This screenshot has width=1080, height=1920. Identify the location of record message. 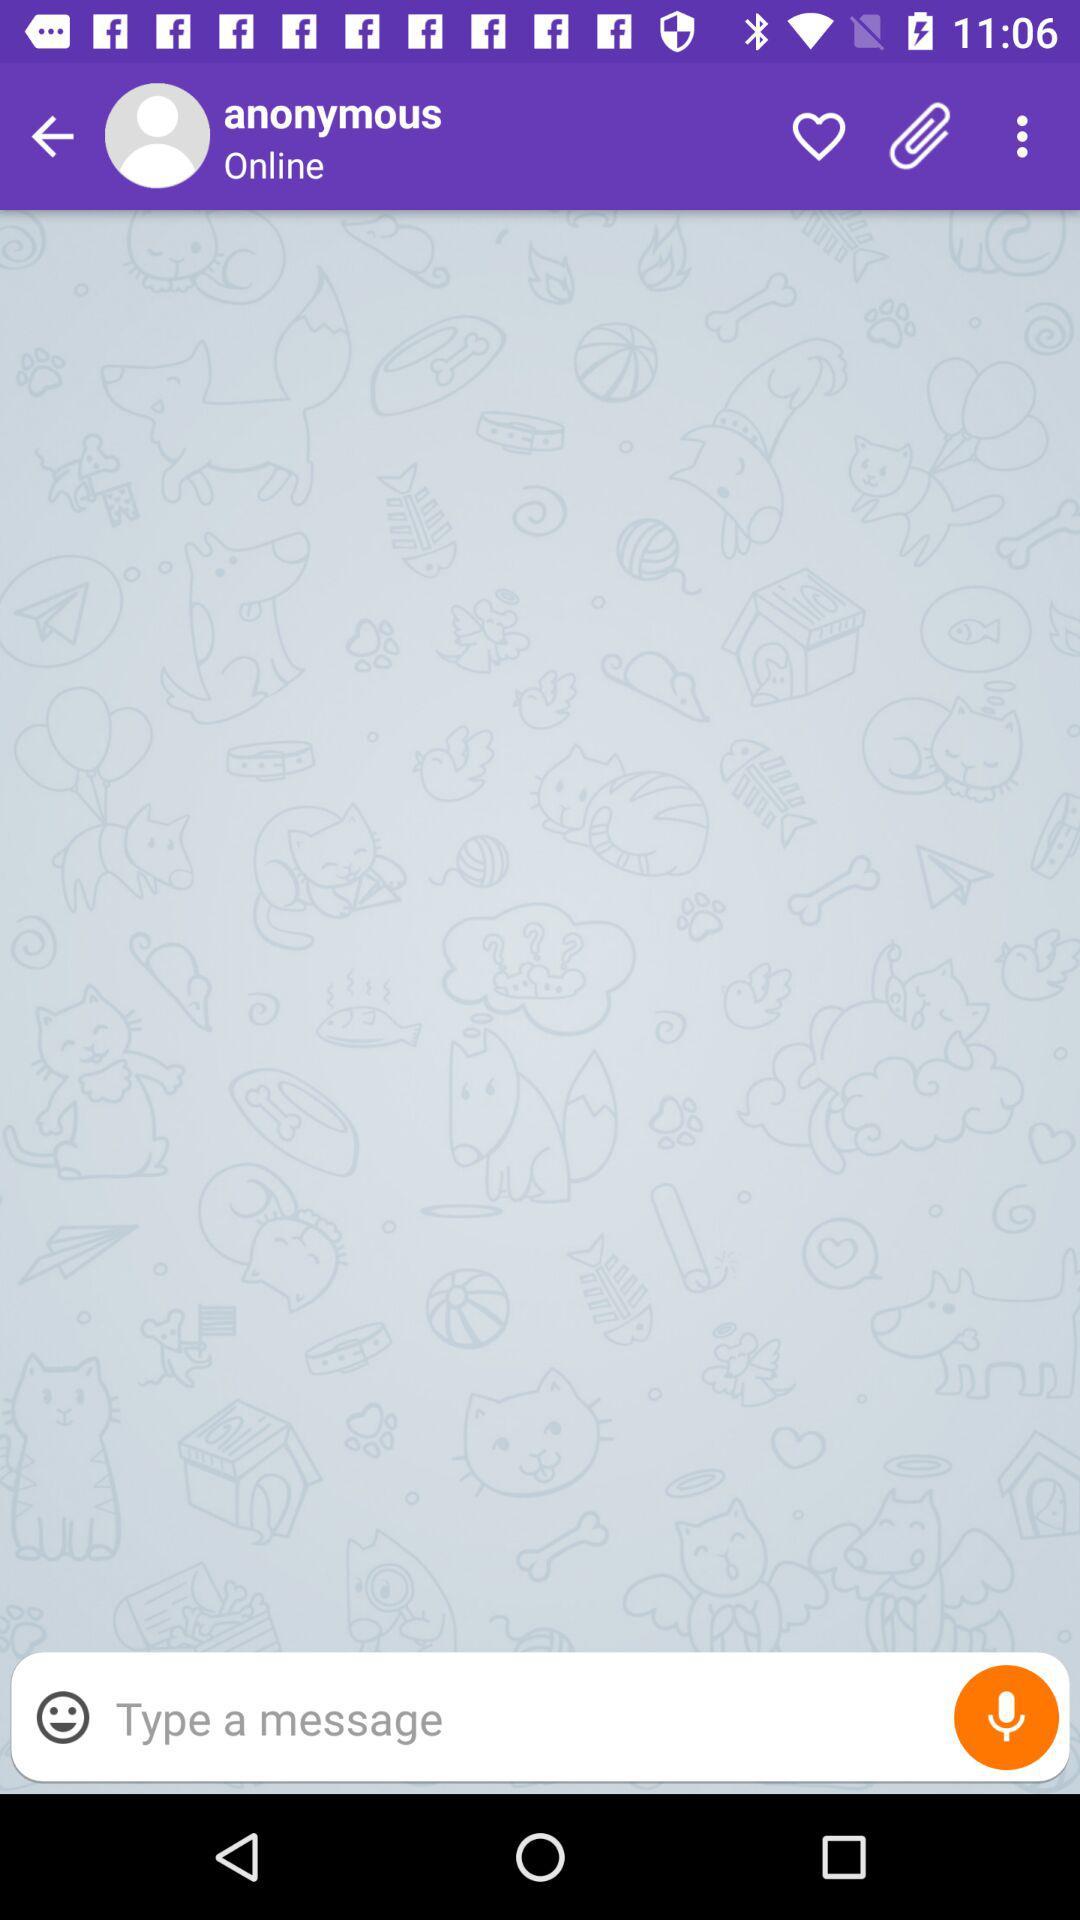
(1006, 1716).